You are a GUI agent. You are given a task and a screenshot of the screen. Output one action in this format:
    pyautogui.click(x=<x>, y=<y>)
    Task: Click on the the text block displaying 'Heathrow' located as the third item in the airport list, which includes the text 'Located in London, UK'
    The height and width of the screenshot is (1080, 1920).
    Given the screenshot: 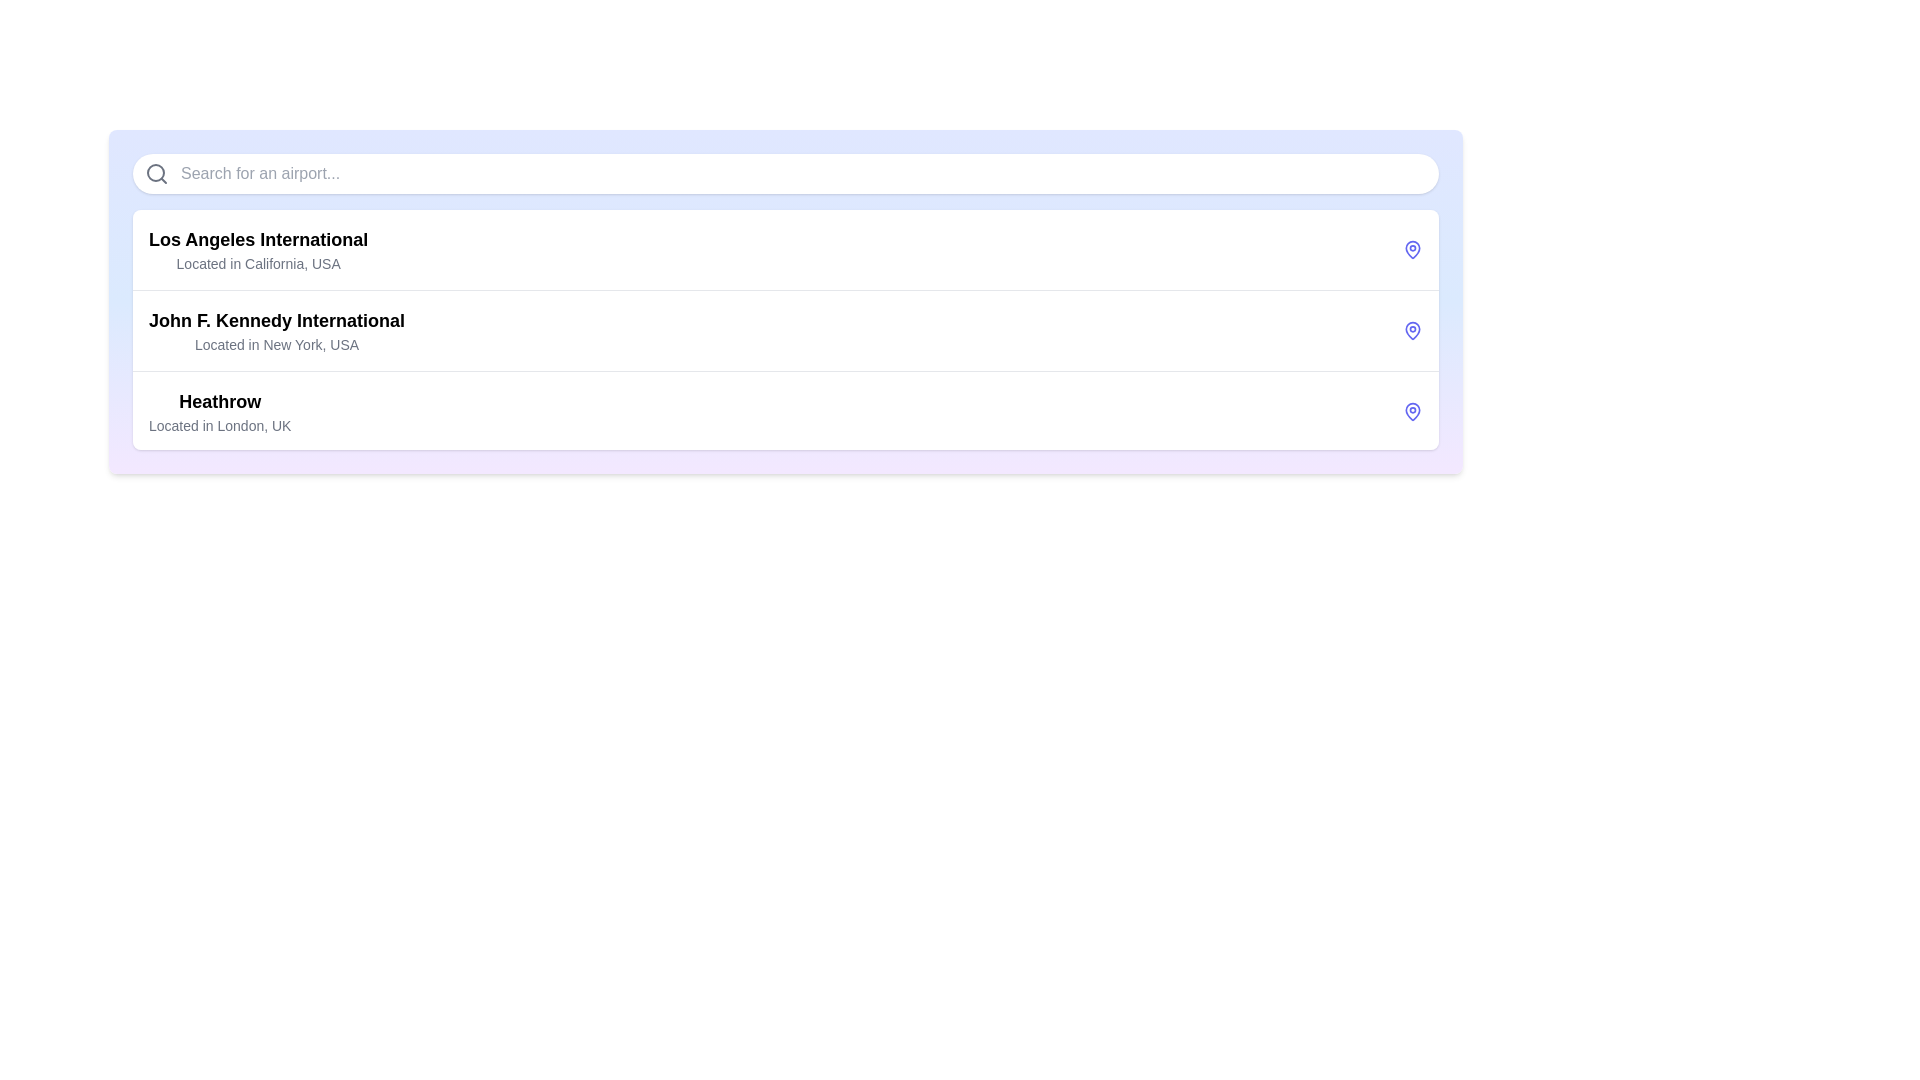 What is the action you would take?
    pyautogui.click(x=220, y=411)
    